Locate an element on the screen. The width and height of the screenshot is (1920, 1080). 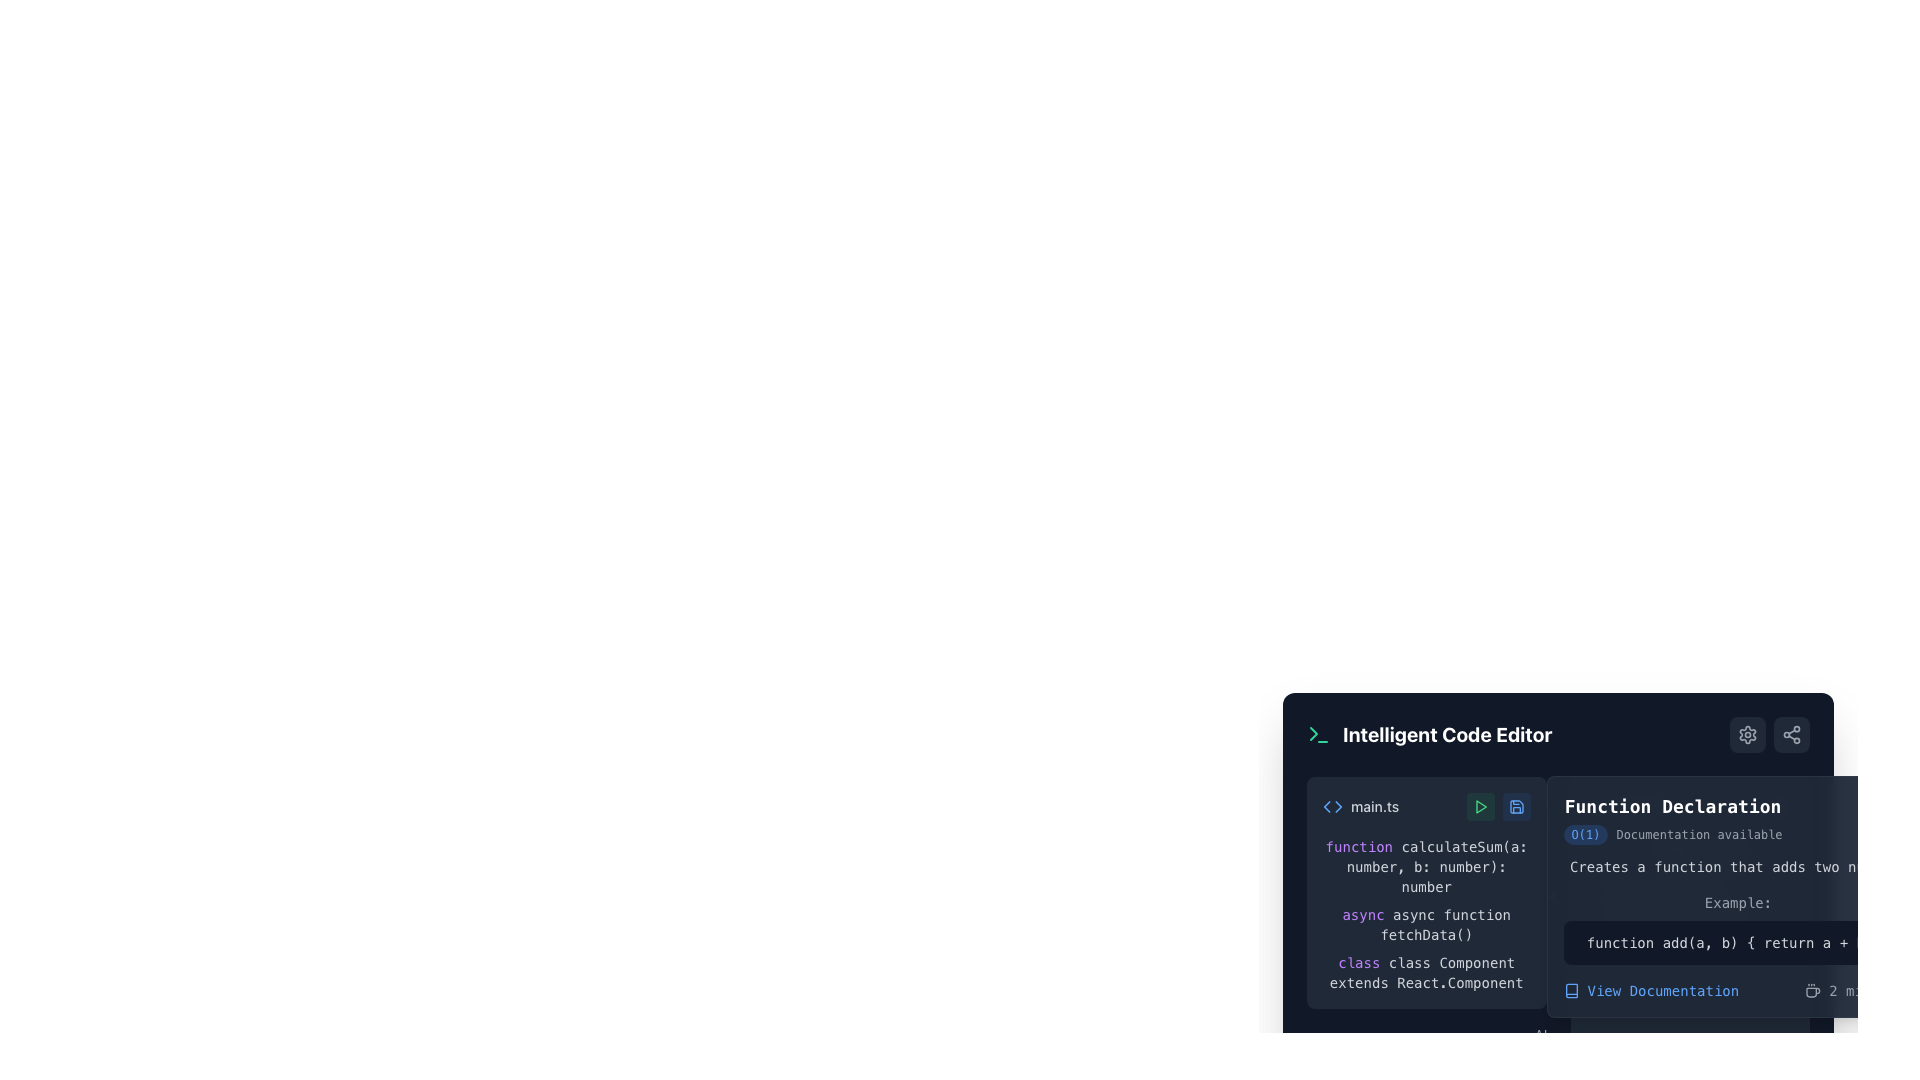
the terminal icon located is located at coordinates (1595, 805).